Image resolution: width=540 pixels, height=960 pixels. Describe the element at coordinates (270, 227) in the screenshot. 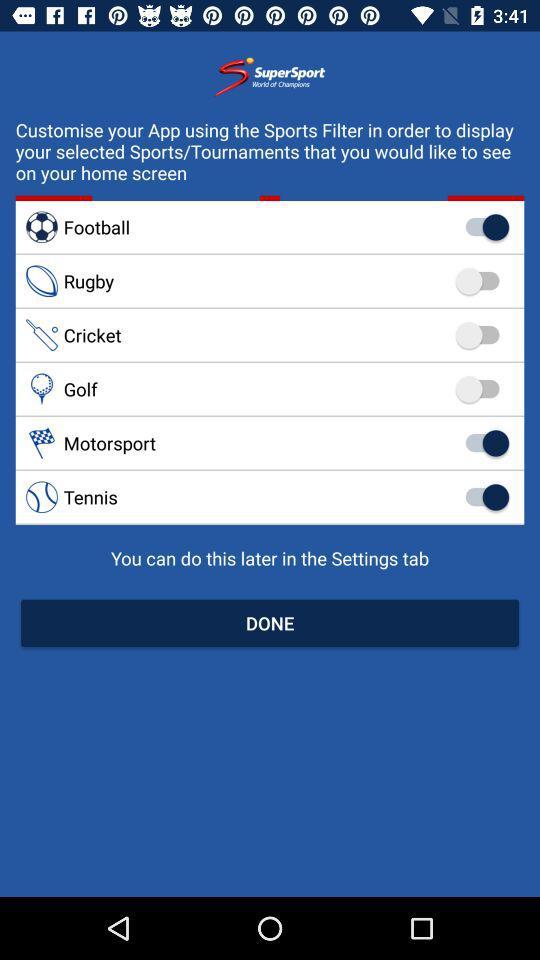

I see `the football icon` at that location.